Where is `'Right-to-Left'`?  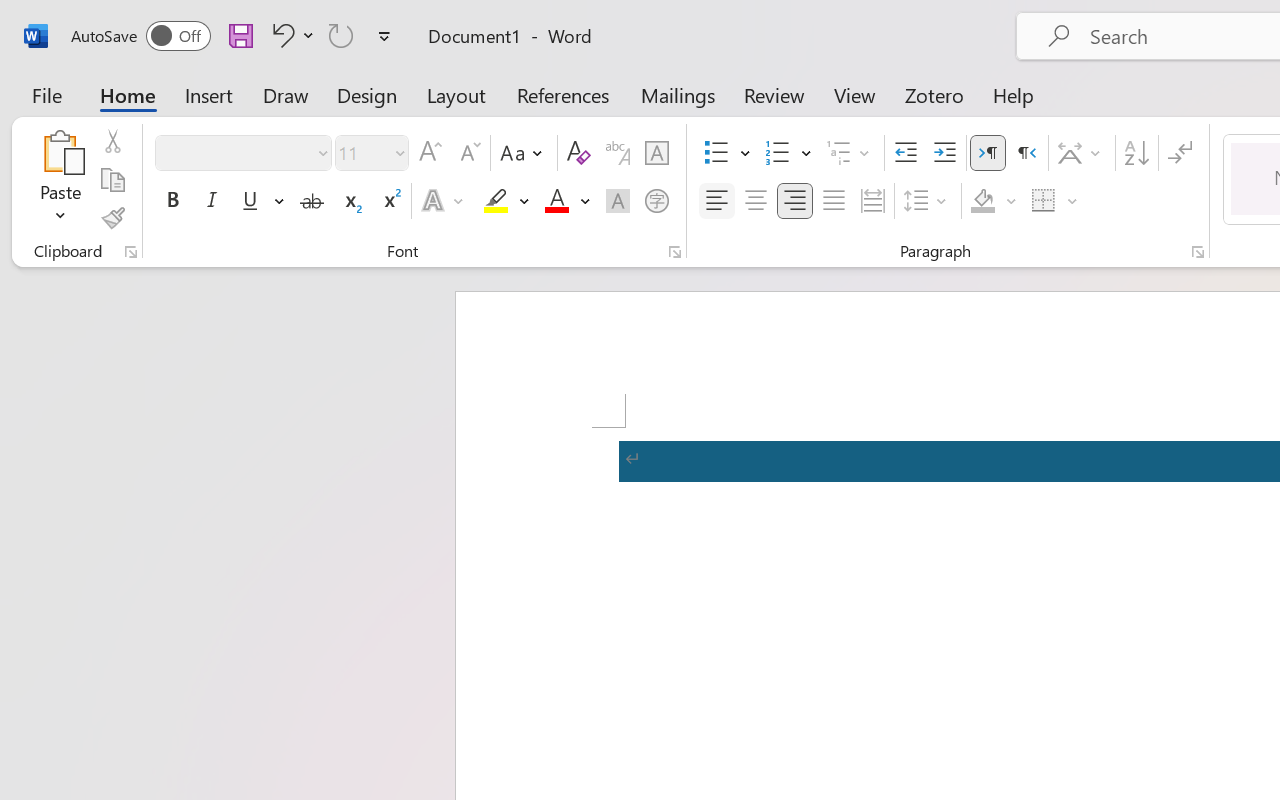 'Right-to-Left' is located at coordinates (1026, 153).